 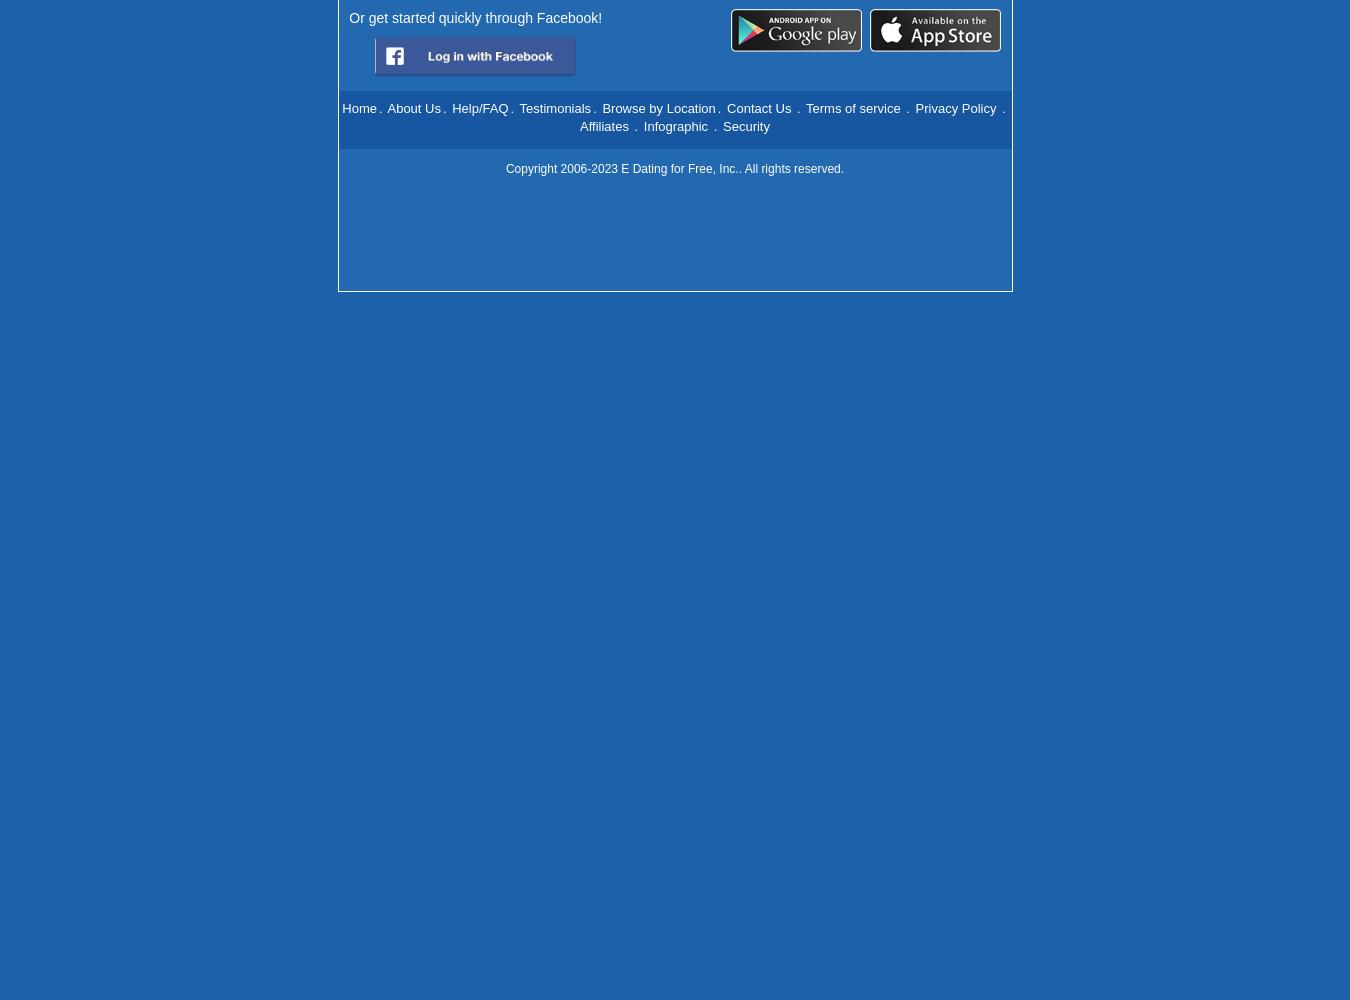 I want to click on 'Home', so click(x=341, y=106).